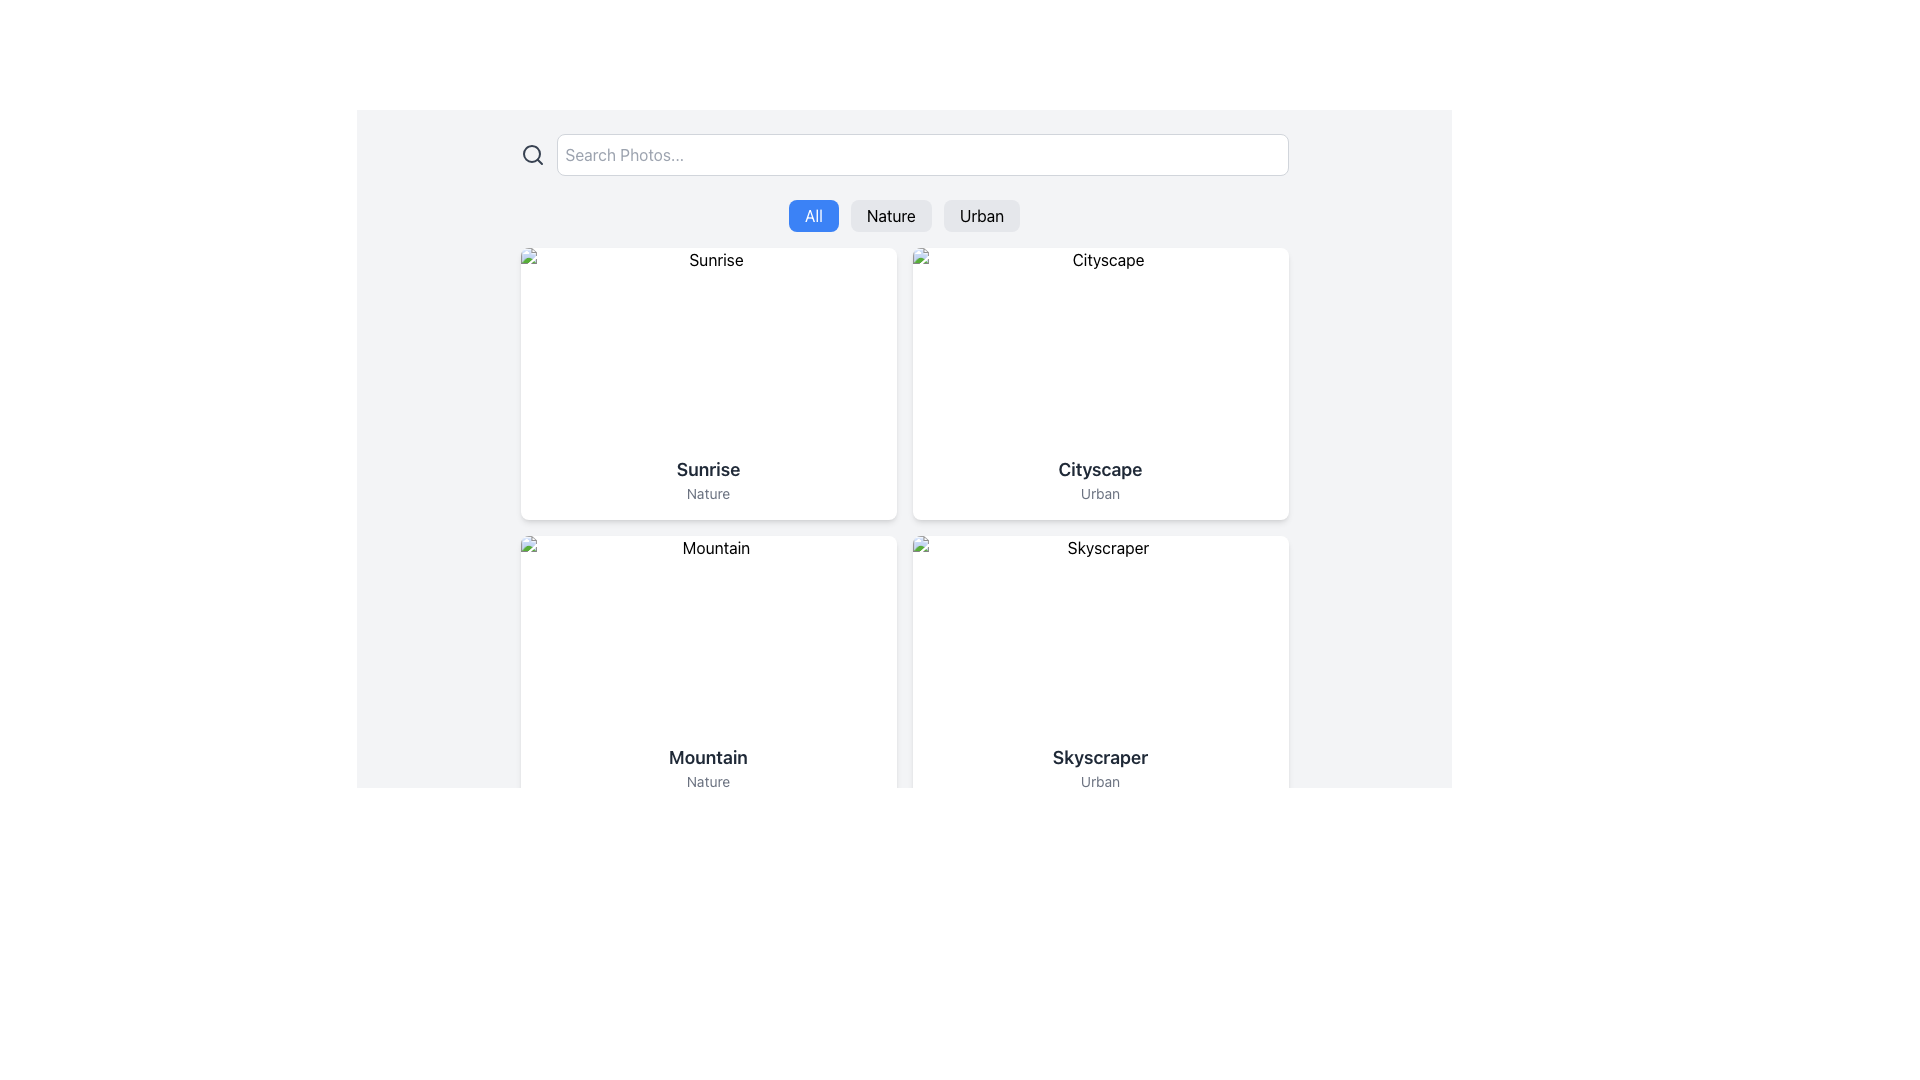 The height and width of the screenshot is (1080, 1920). What do you see at coordinates (1099, 766) in the screenshot?
I see `the text label containing 'Skyscraper' in bold and larger font, with 'Urban' in smaller, lighter gray font below it, located in the bottom-right card of the grid layout` at bounding box center [1099, 766].